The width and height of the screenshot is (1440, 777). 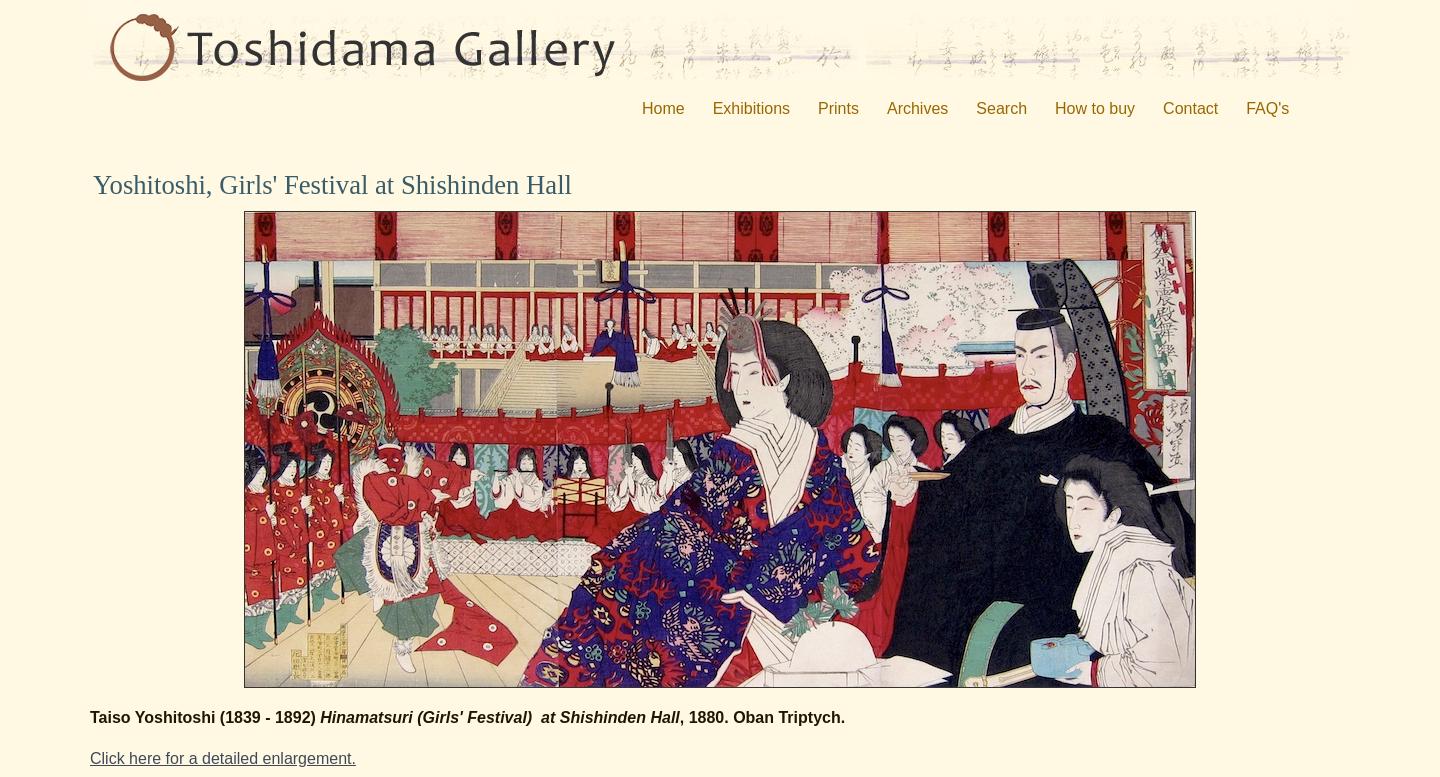 What do you see at coordinates (837, 107) in the screenshot?
I see `'Prints'` at bounding box center [837, 107].